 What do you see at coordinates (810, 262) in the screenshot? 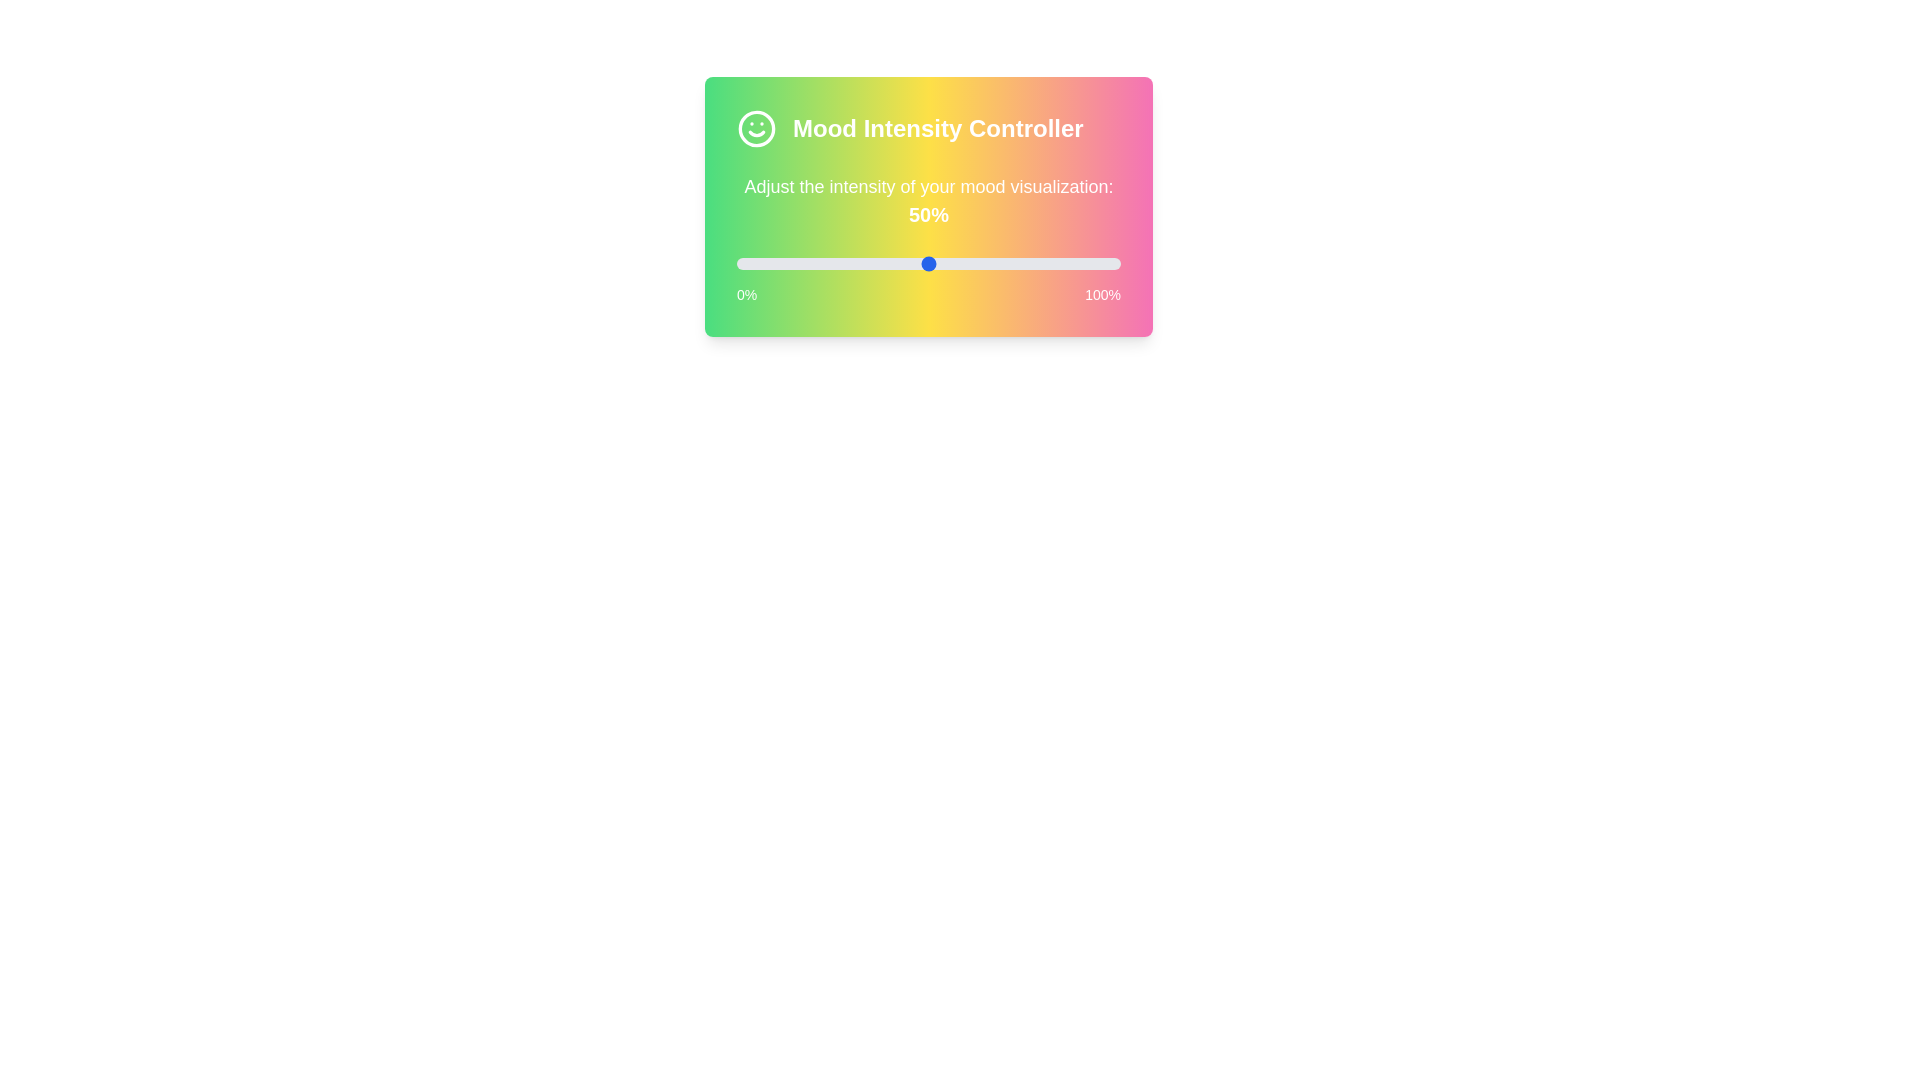
I see `the slider to set mood intensity to 19%` at bounding box center [810, 262].